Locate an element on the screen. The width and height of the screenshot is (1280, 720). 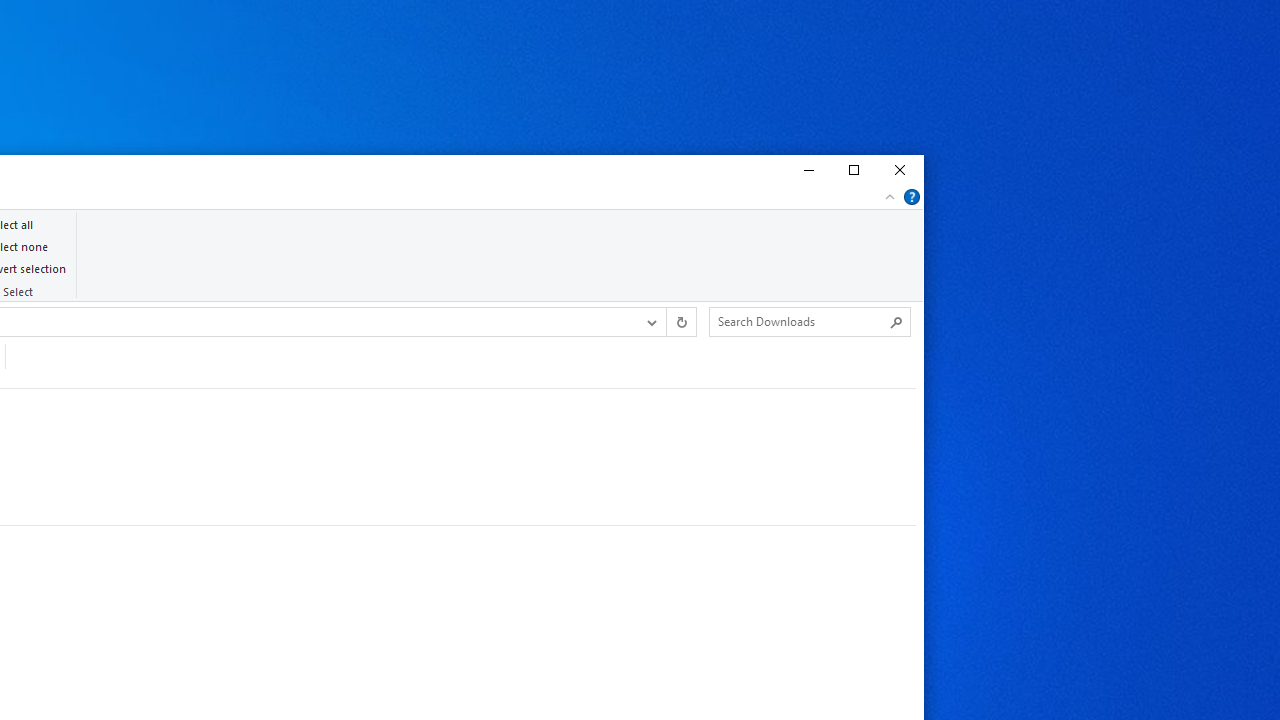
'Minimize' is located at coordinates (807, 170).